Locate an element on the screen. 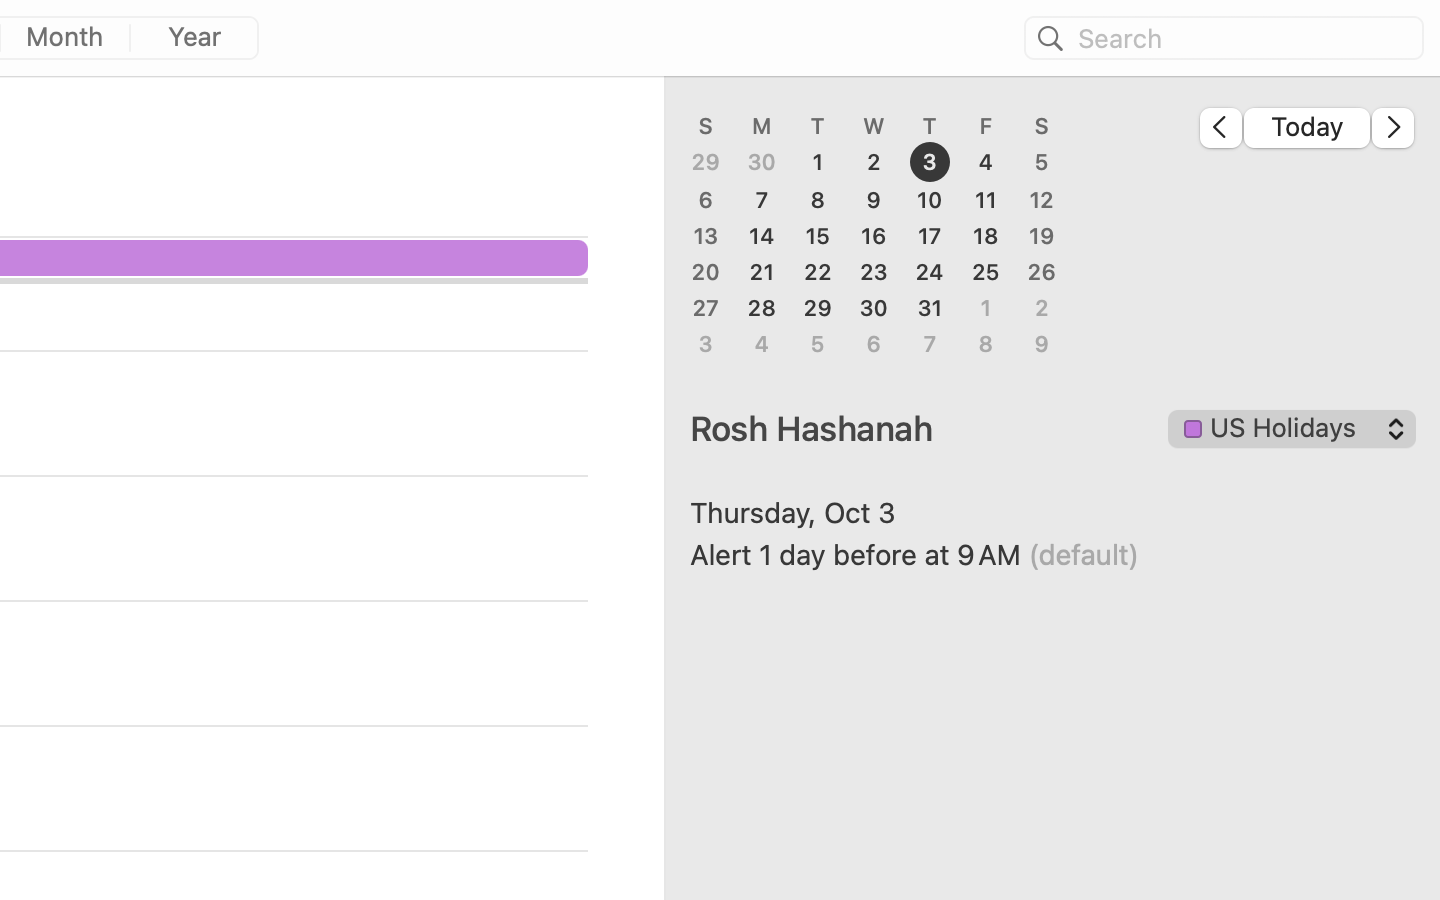 The width and height of the screenshot is (1440, 900). '22' is located at coordinates (818, 270).